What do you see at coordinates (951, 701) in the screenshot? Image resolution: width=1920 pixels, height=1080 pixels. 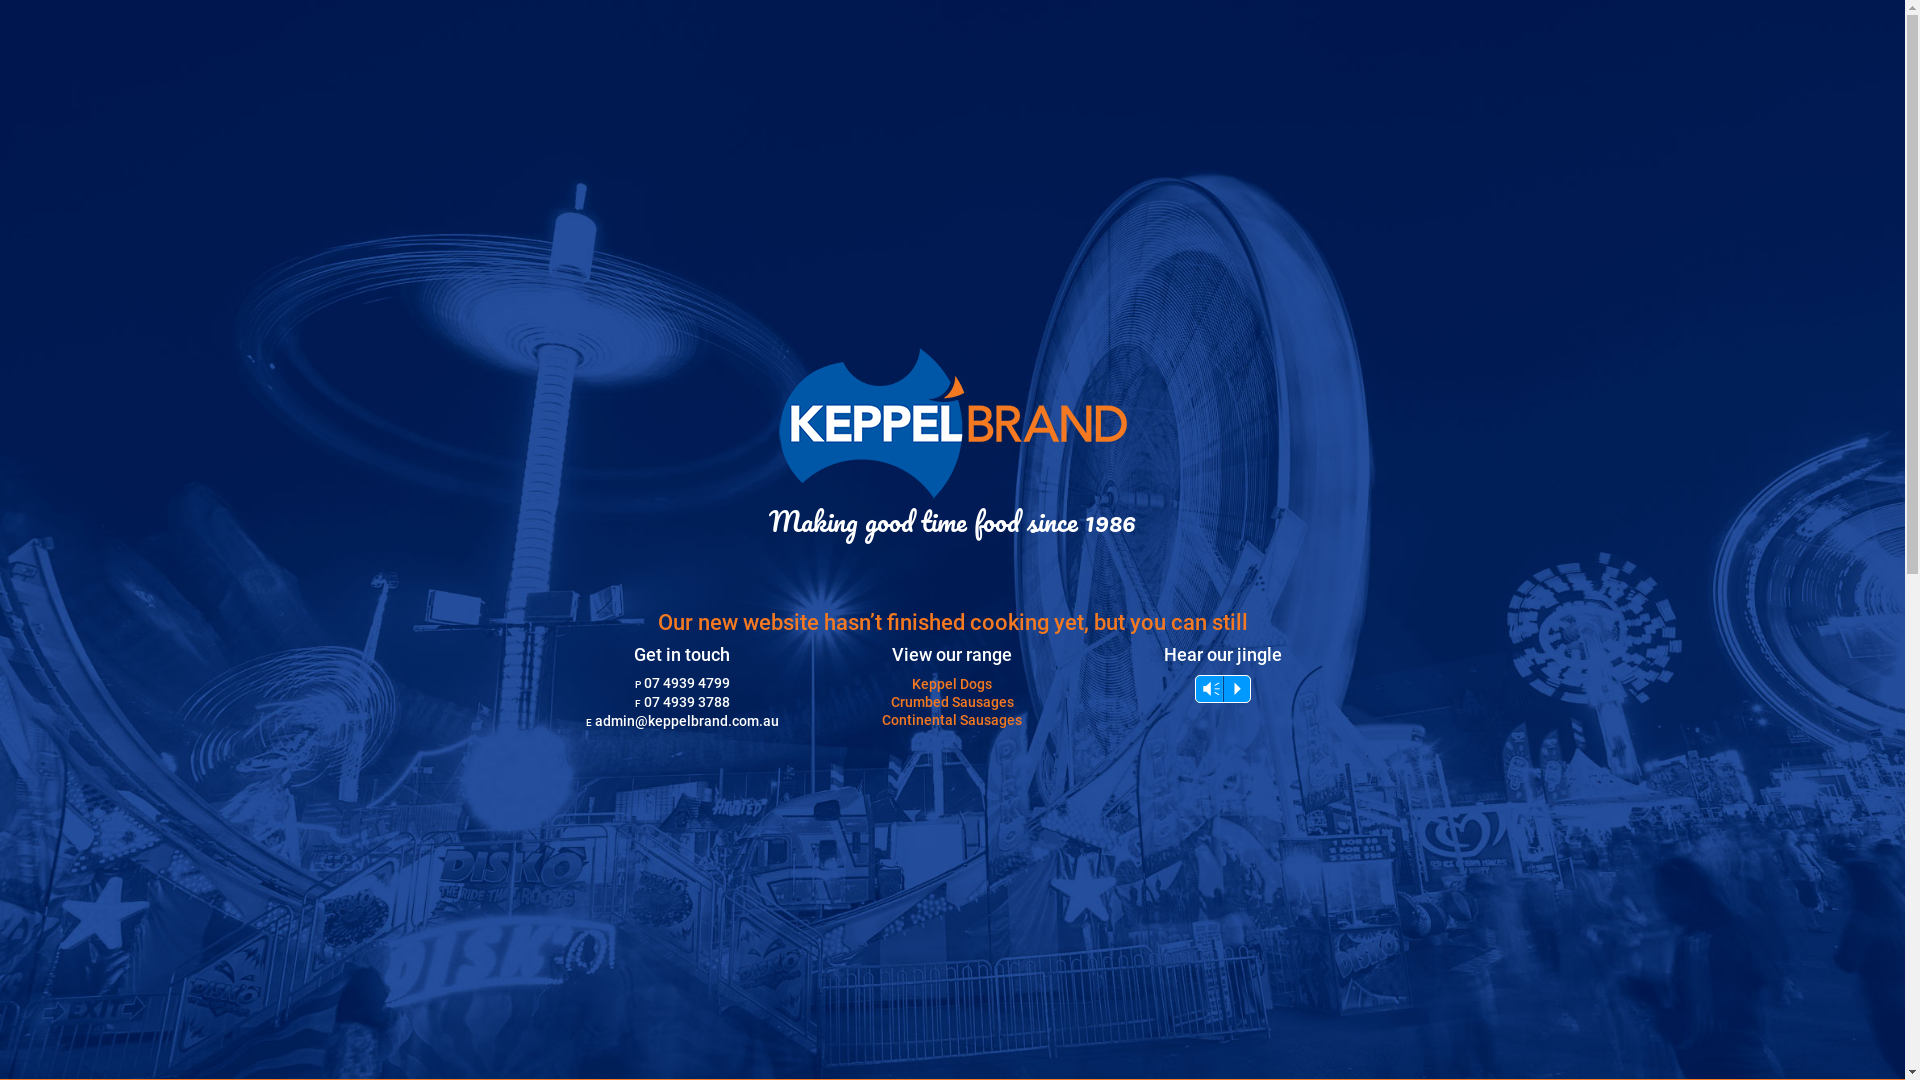 I see `'Crumbed Sausages'` at bounding box center [951, 701].